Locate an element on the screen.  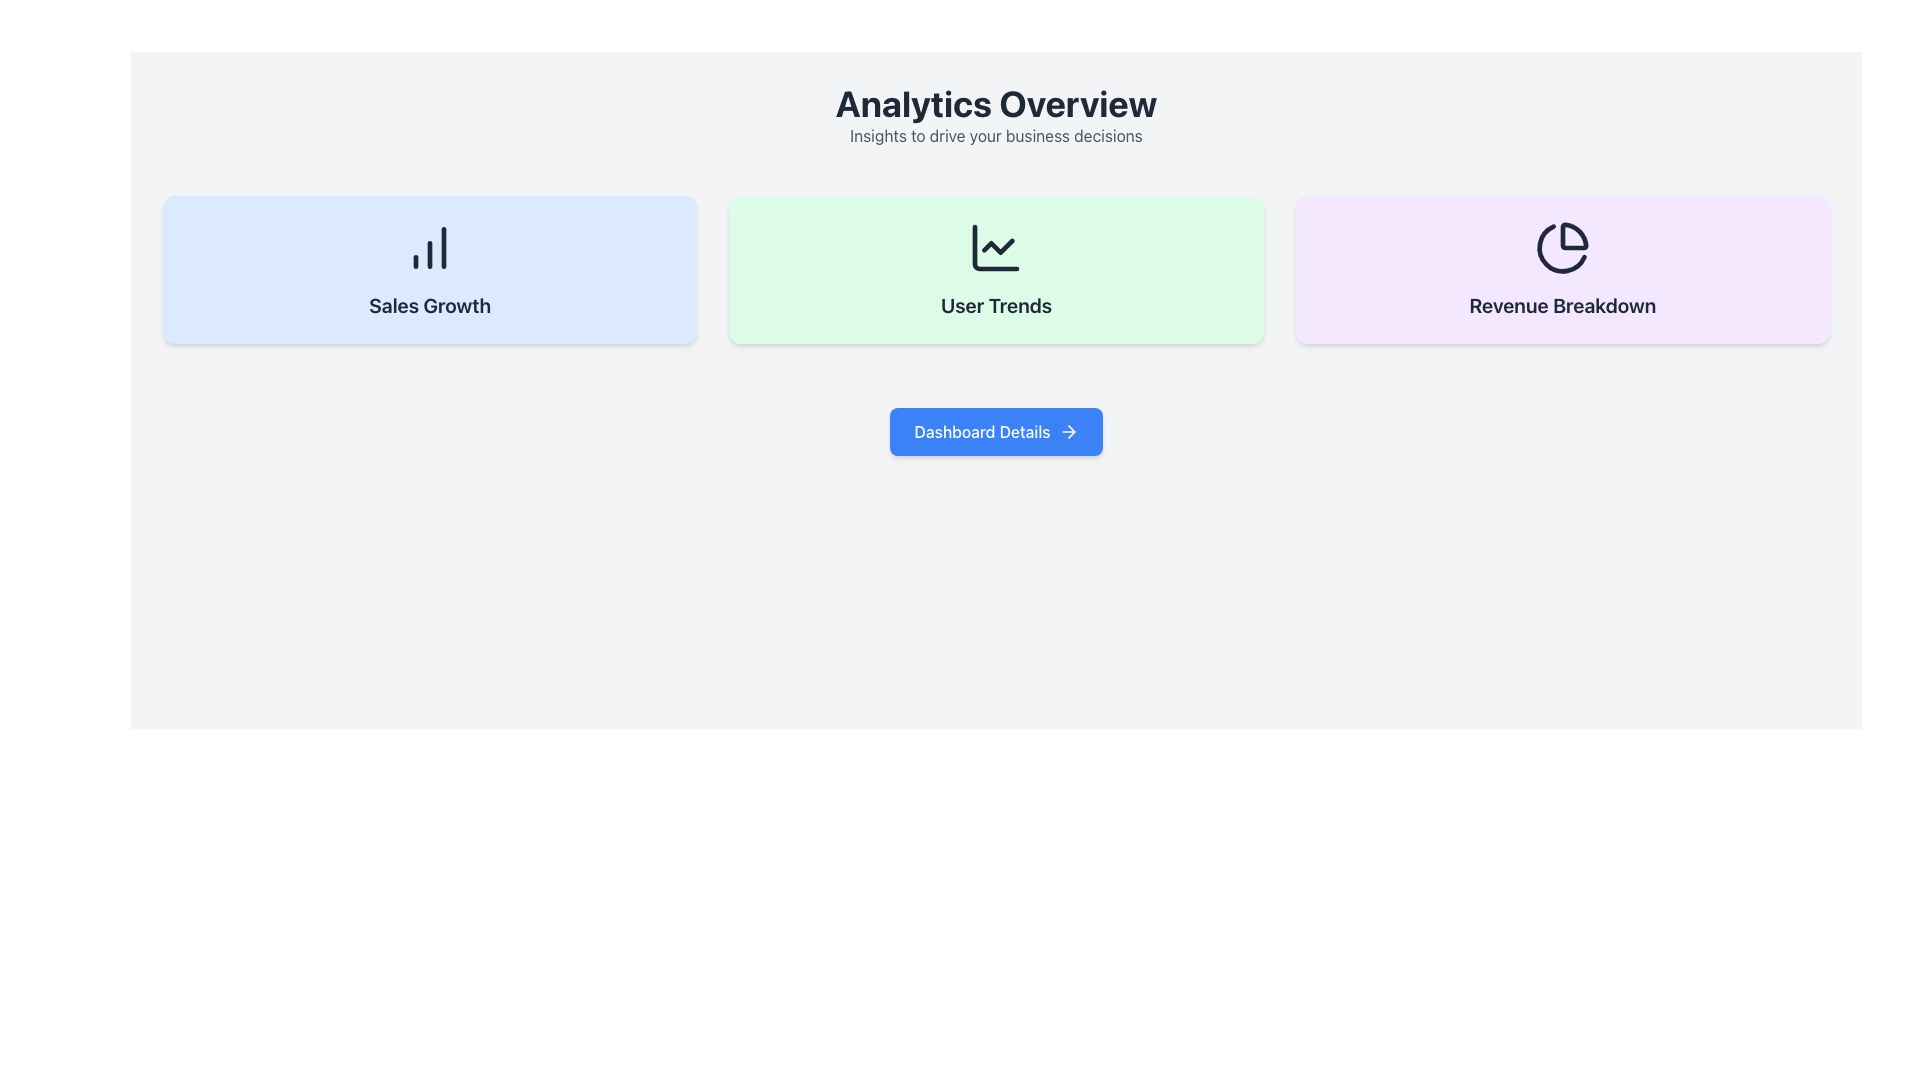
the 'Revenue Breakdown' text label which is displayed in bold, dark gray font at the lower segment of the third card with a light purple background is located at coordinates (1561, 305).